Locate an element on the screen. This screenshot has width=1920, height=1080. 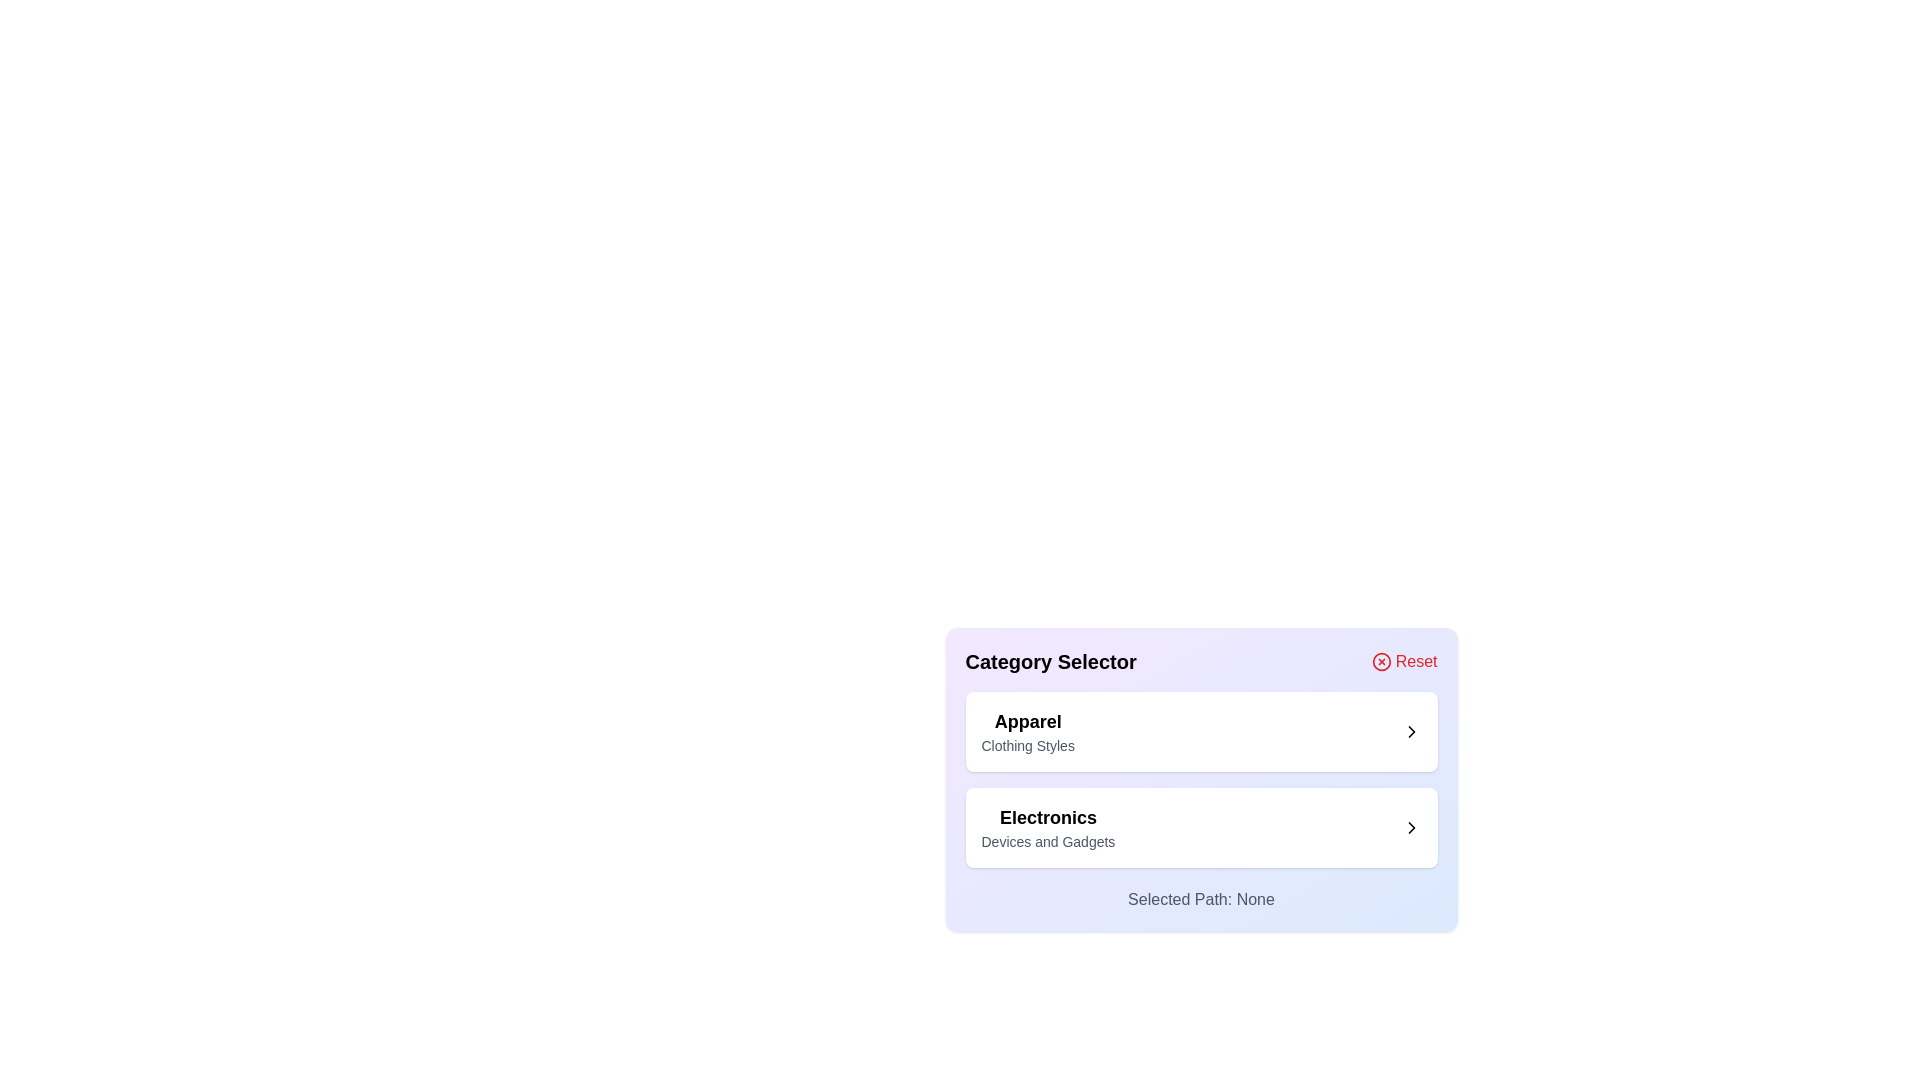
the text label displaying 'Clothing Styles', which is located directly below the 'Apparel' label in the Apparel category card is located at coordinates (1028, 745).